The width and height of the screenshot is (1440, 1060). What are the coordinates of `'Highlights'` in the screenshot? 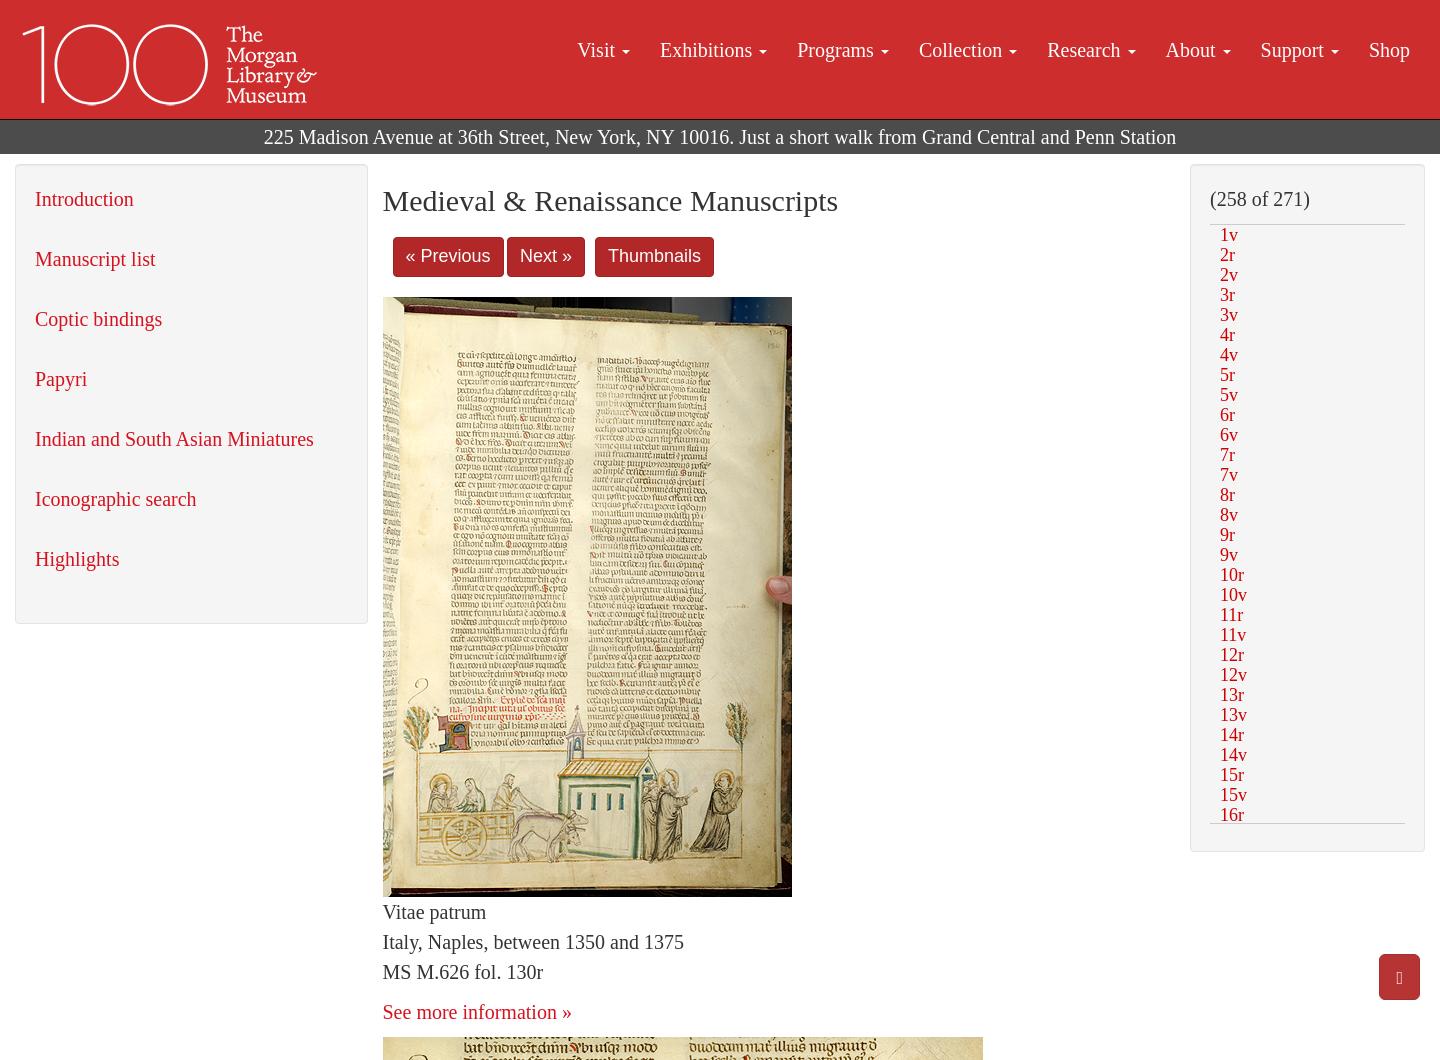 It's located at (77, 559).